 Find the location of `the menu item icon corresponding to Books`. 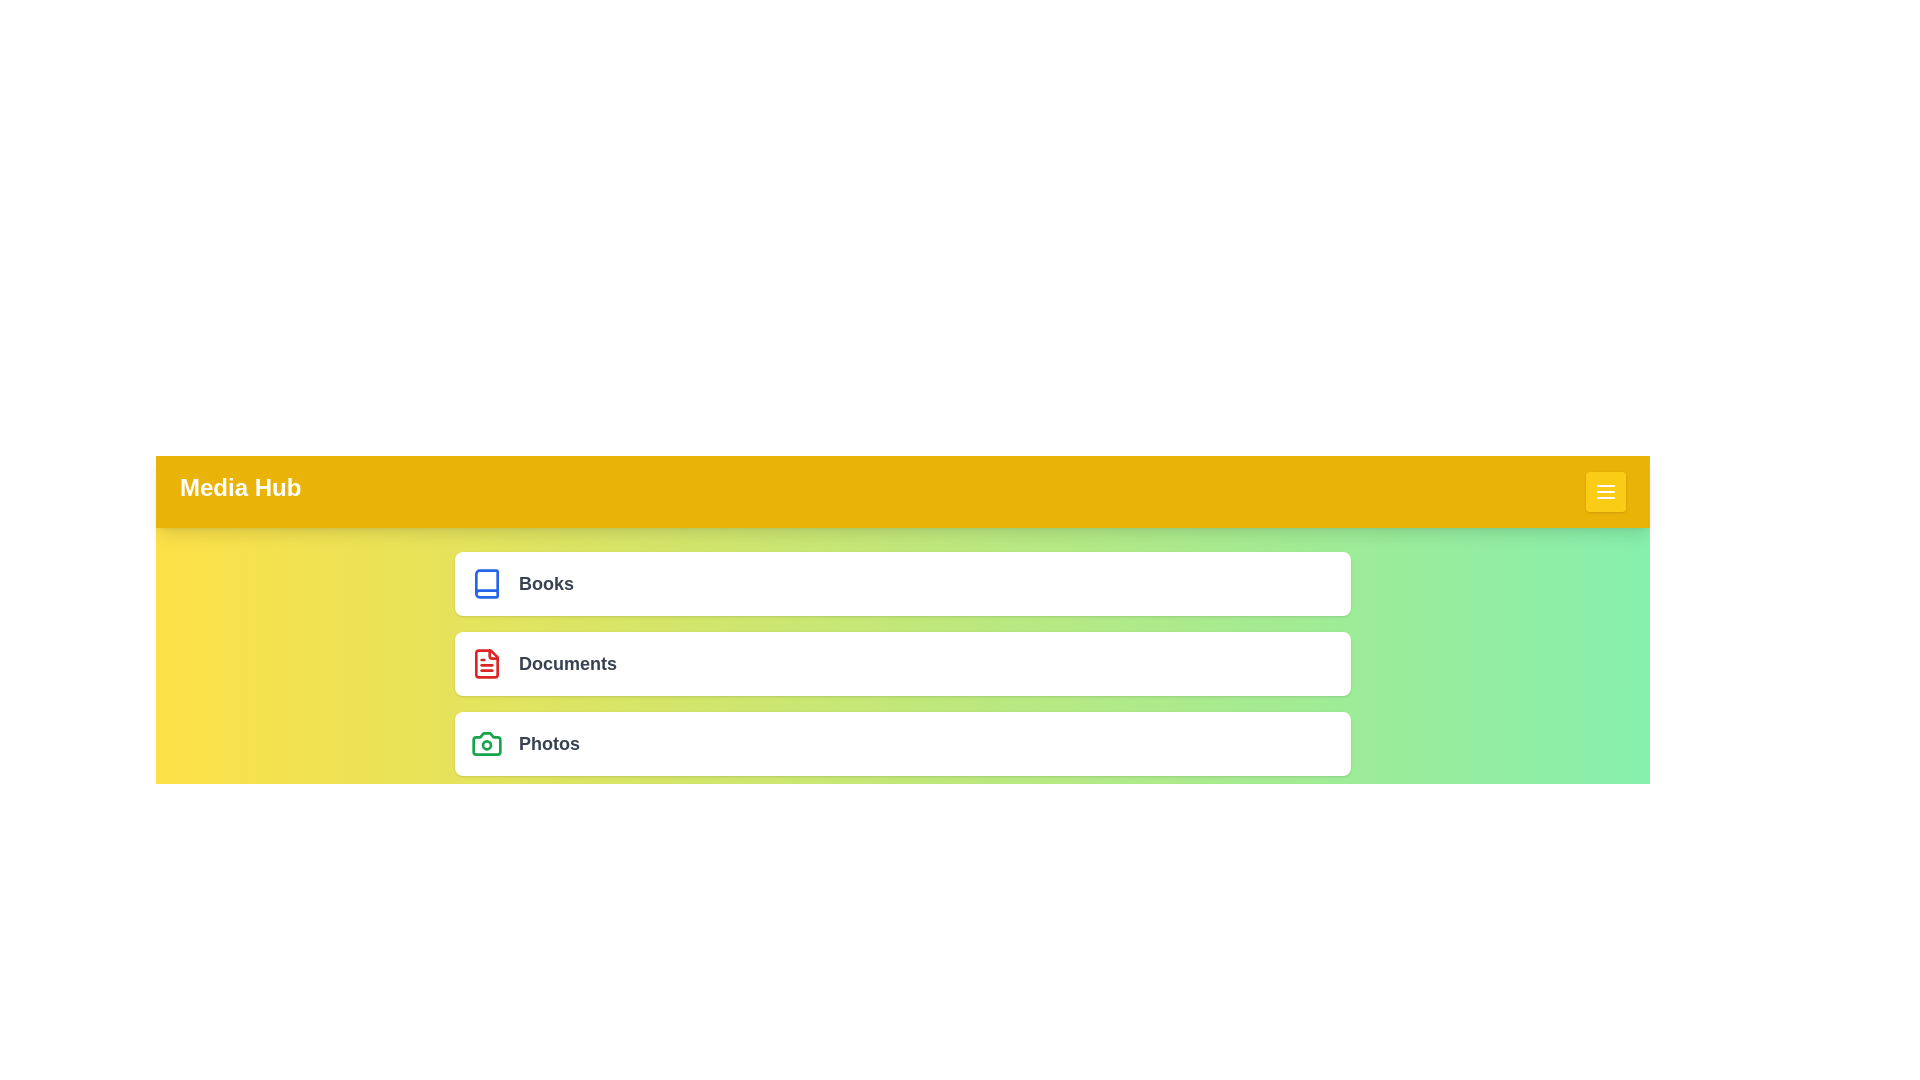

the menu item icon corresponding to Books is located at coordinates (486, 583).